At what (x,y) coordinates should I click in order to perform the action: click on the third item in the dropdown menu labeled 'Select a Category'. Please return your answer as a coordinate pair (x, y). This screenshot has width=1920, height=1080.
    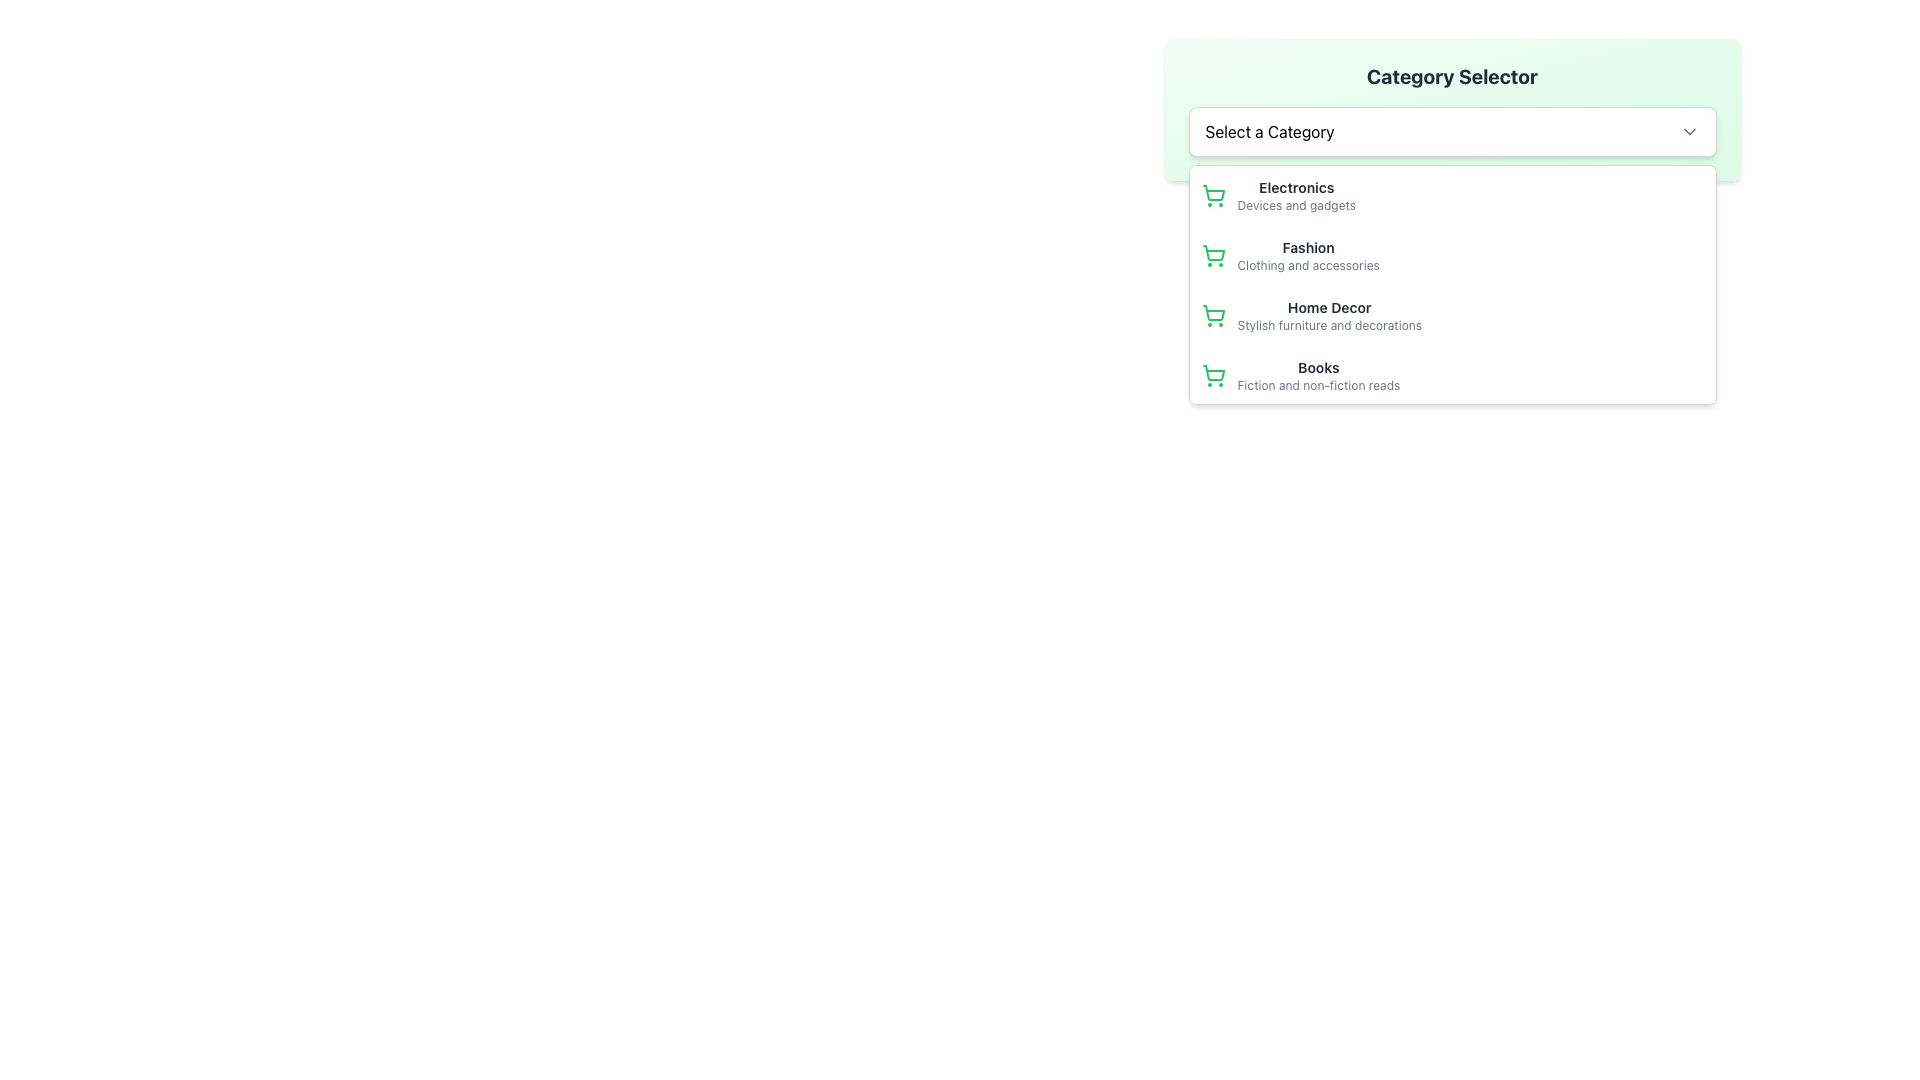
    Looking at the image, I should click on (1452, 285).